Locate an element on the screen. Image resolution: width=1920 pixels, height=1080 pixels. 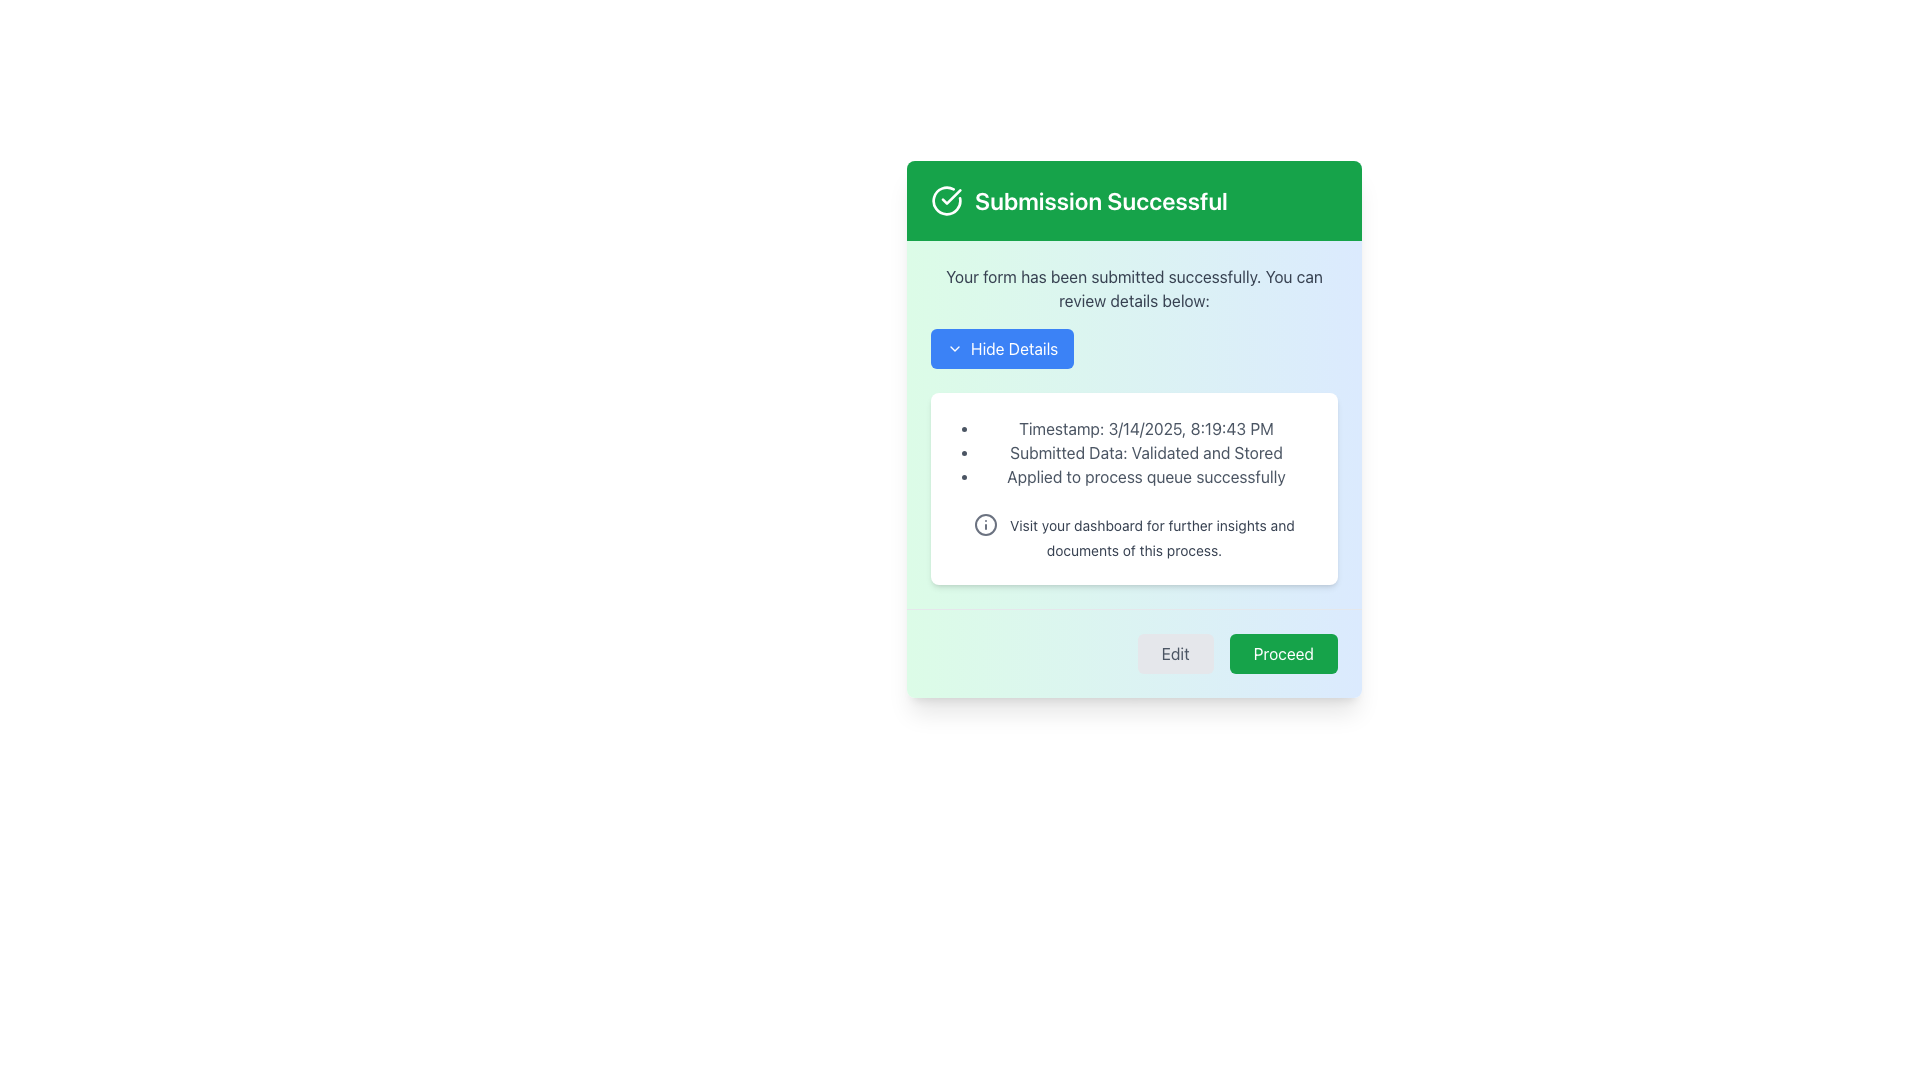
the text label indicating the validation and storage of the submitted data, which is the second item in a bulleted list within the 'Submission Successful' dialog box is located at coordinates (1146, 452).